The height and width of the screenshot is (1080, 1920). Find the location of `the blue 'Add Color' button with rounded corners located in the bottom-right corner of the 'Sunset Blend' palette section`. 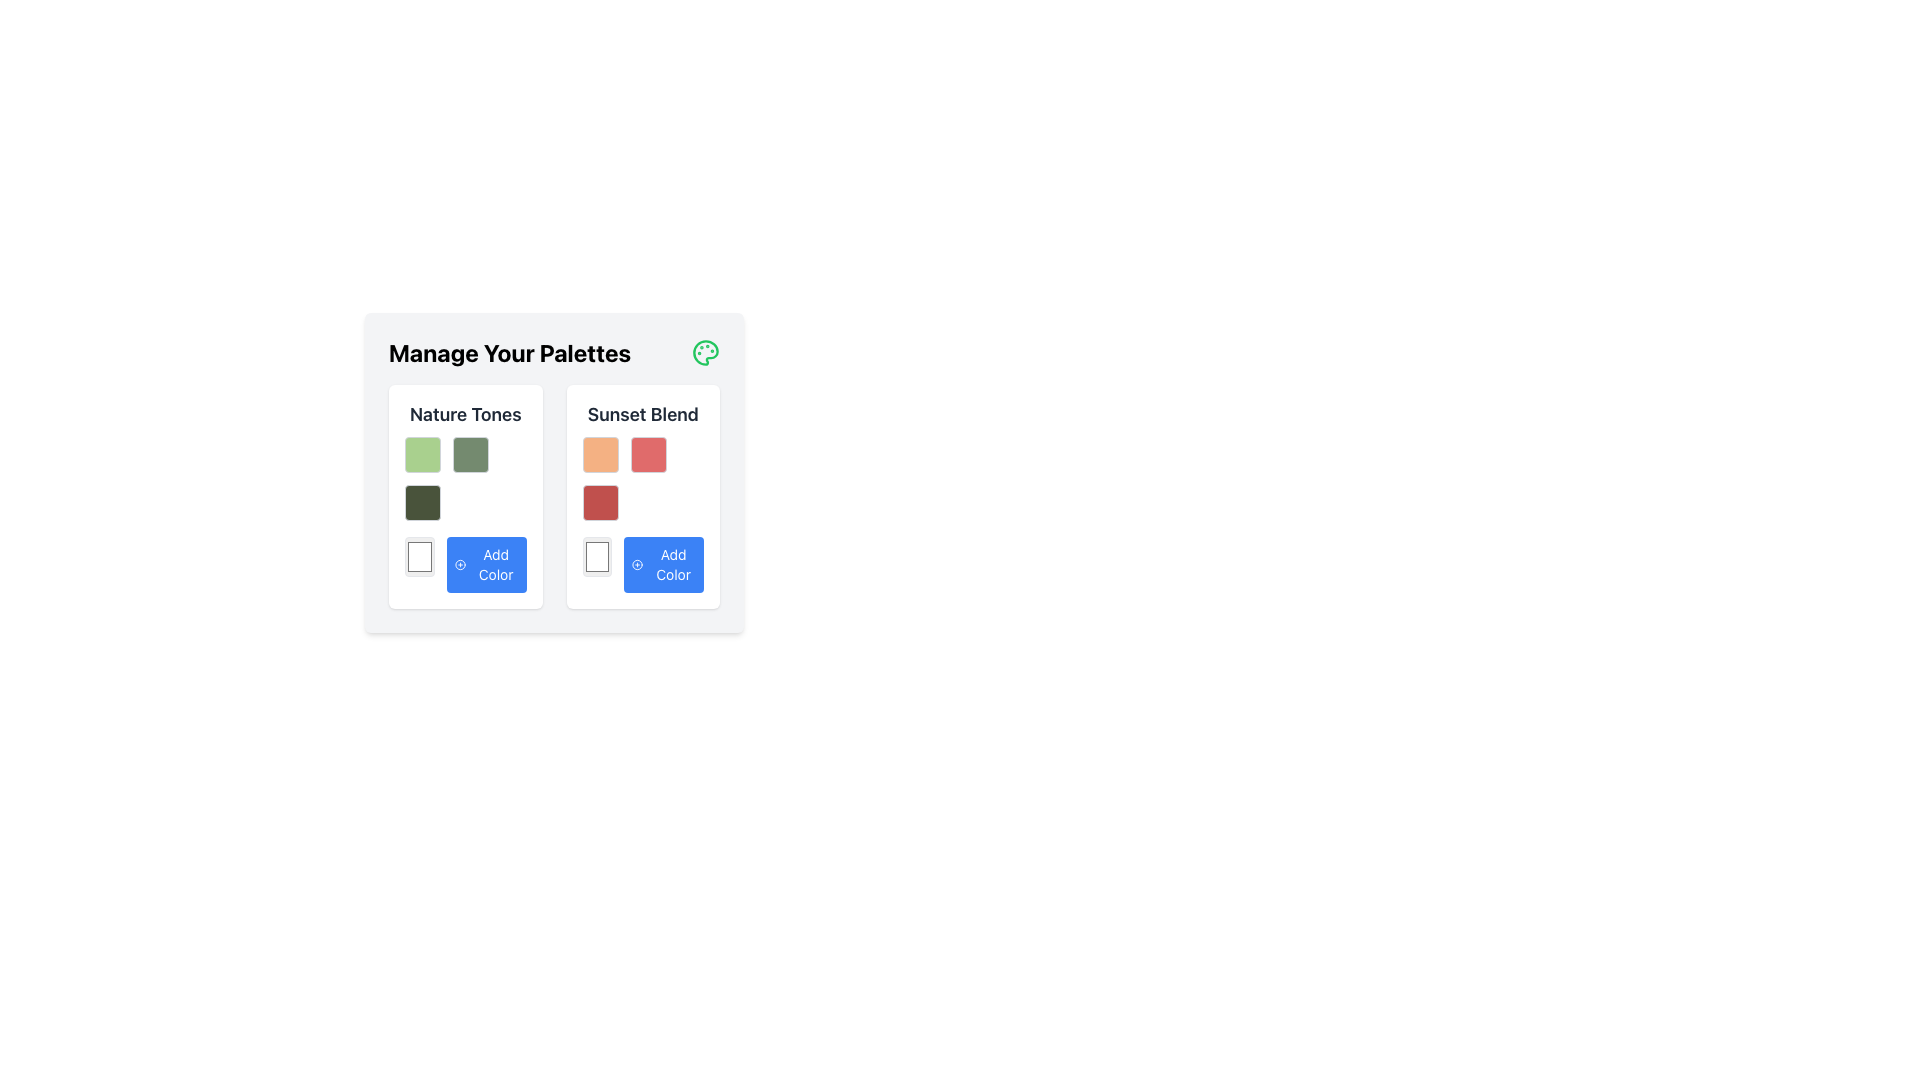

the blue 'Add Color' button with rounded corners located in the bottom-right corner of the 'Sunset Blend' palette section is located at coordinates (663, 564).